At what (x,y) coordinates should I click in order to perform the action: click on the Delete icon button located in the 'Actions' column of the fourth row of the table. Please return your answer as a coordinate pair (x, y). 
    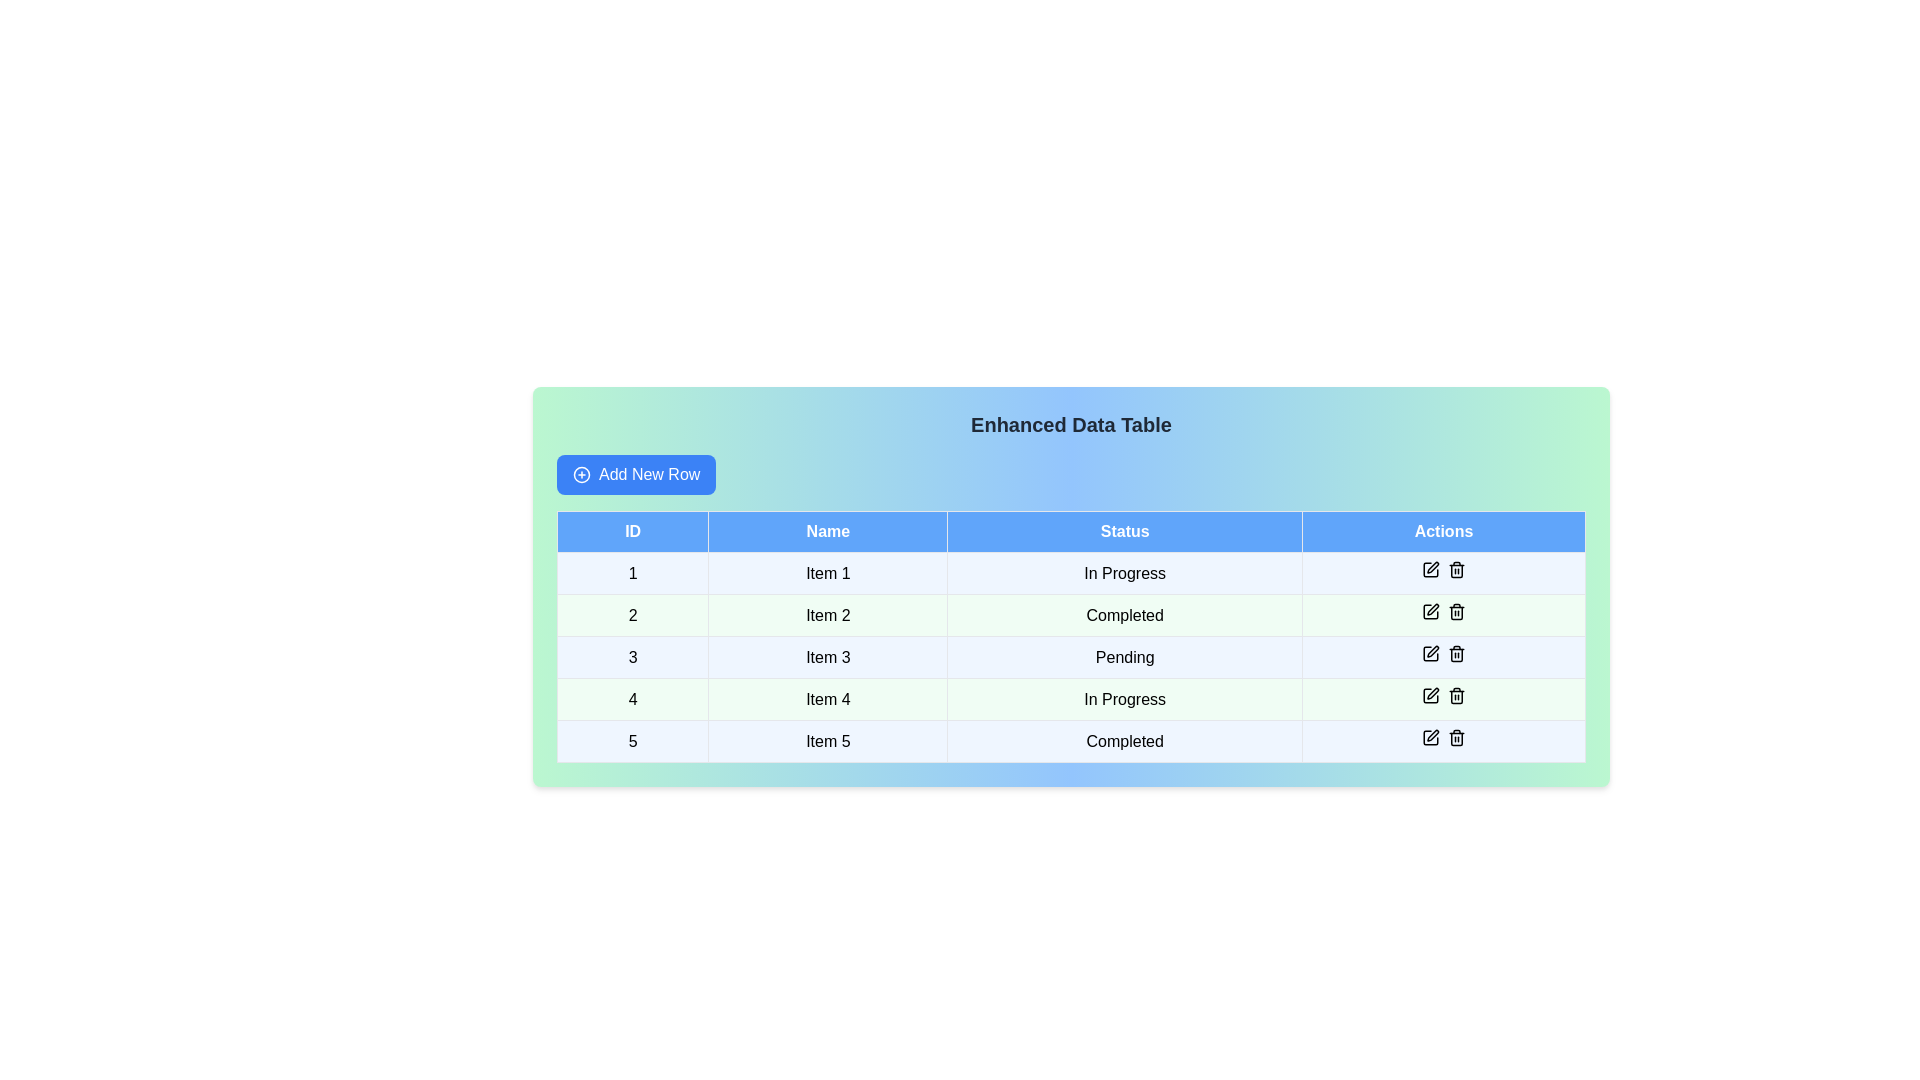
    Looking at the image, I should click on (1456, 696).